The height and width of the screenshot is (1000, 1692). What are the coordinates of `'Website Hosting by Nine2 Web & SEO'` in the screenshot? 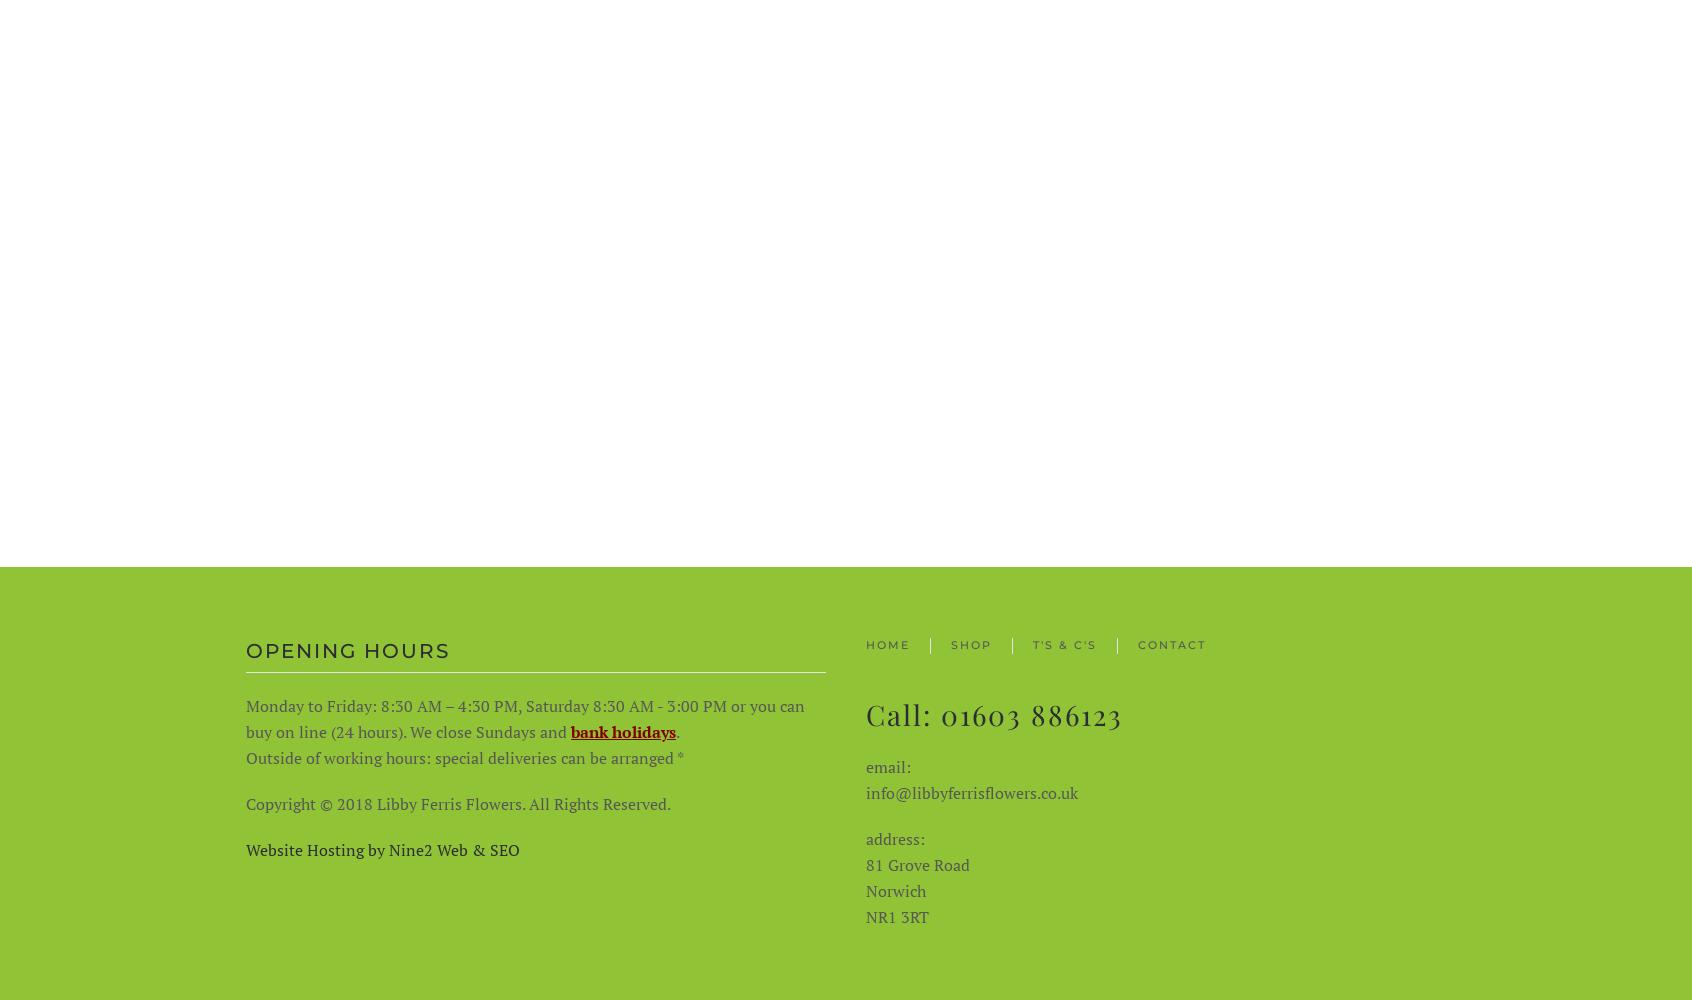 It's located at (383, 848).